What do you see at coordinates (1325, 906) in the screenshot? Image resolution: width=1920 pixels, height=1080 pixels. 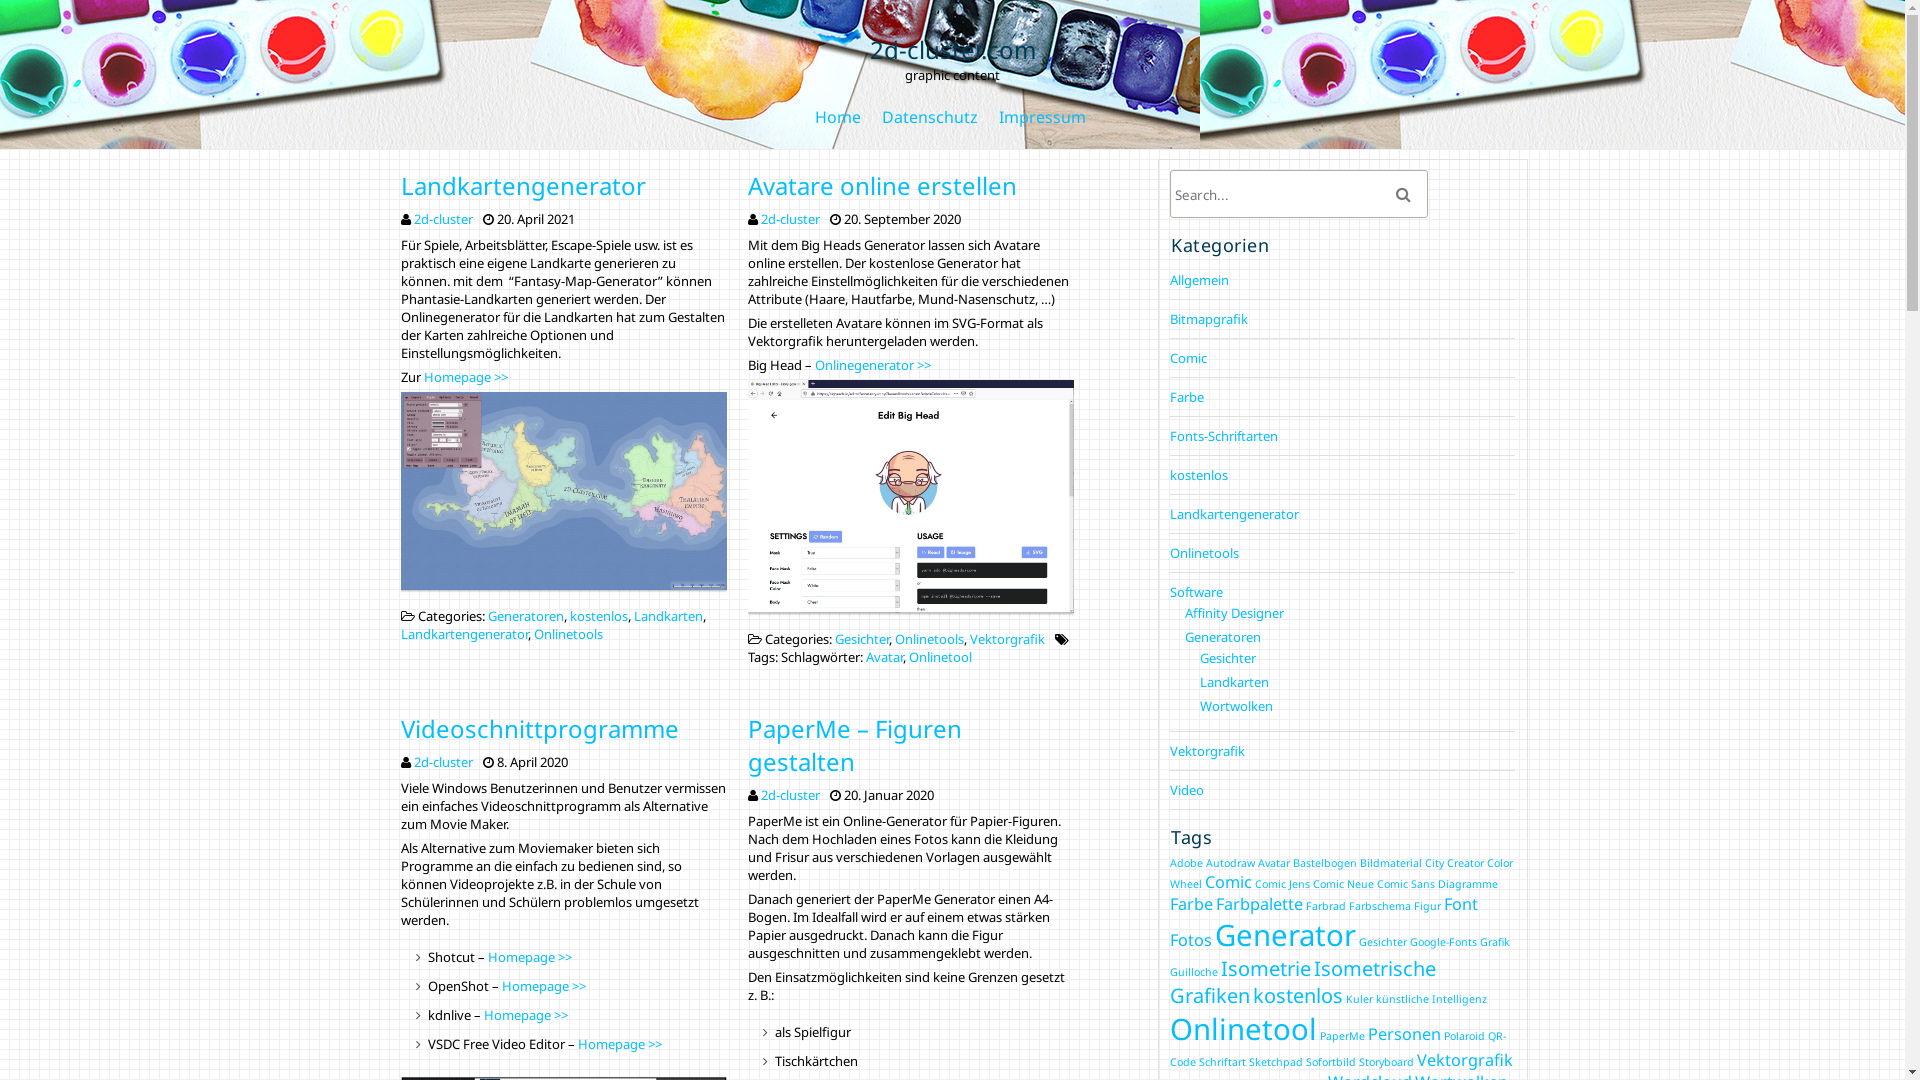 I see `'Farbrad'` at bounding box center [1325, 906].